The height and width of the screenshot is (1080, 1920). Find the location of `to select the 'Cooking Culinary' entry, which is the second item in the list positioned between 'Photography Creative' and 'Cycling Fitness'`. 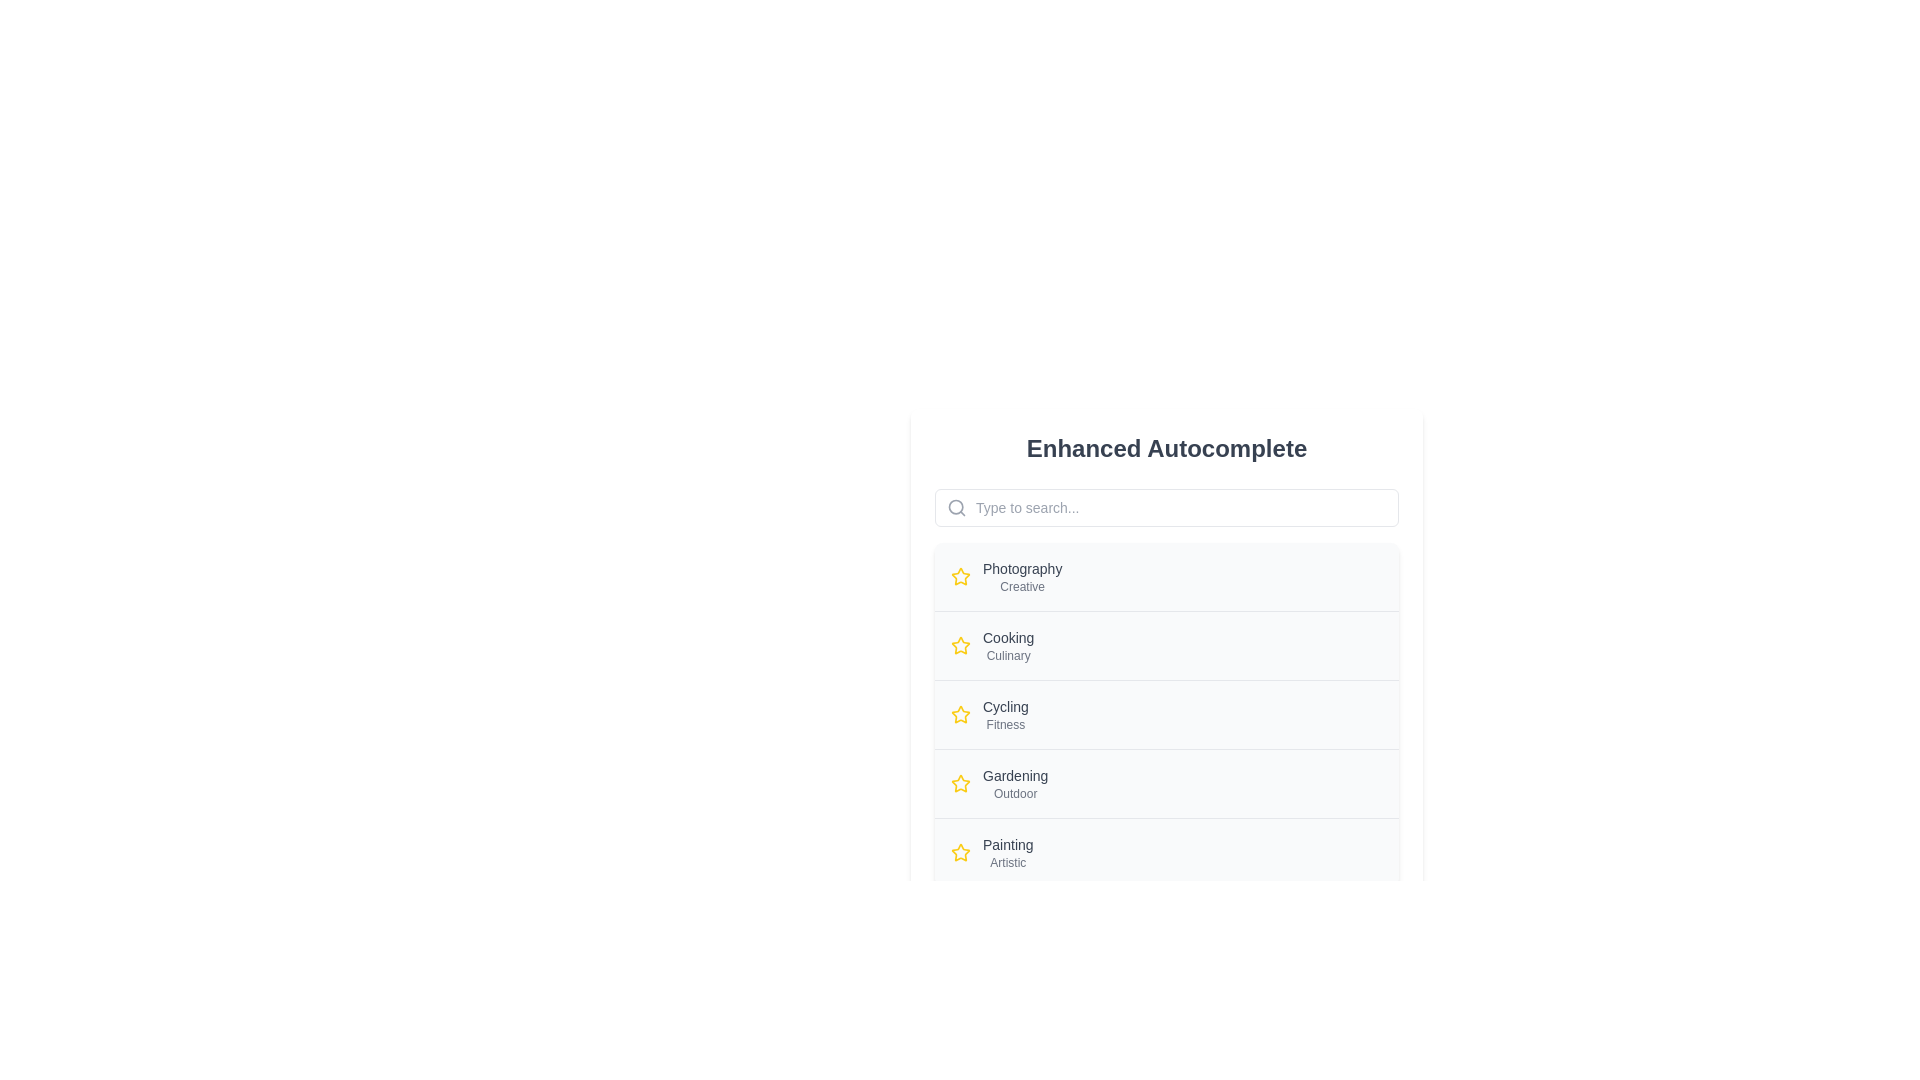

to select the 'Cooking Culinary' entry, which is the second item in the list positioned between 'Photography Creative' and 'Cycling Fitness' is located at coordinates (1166, 644).